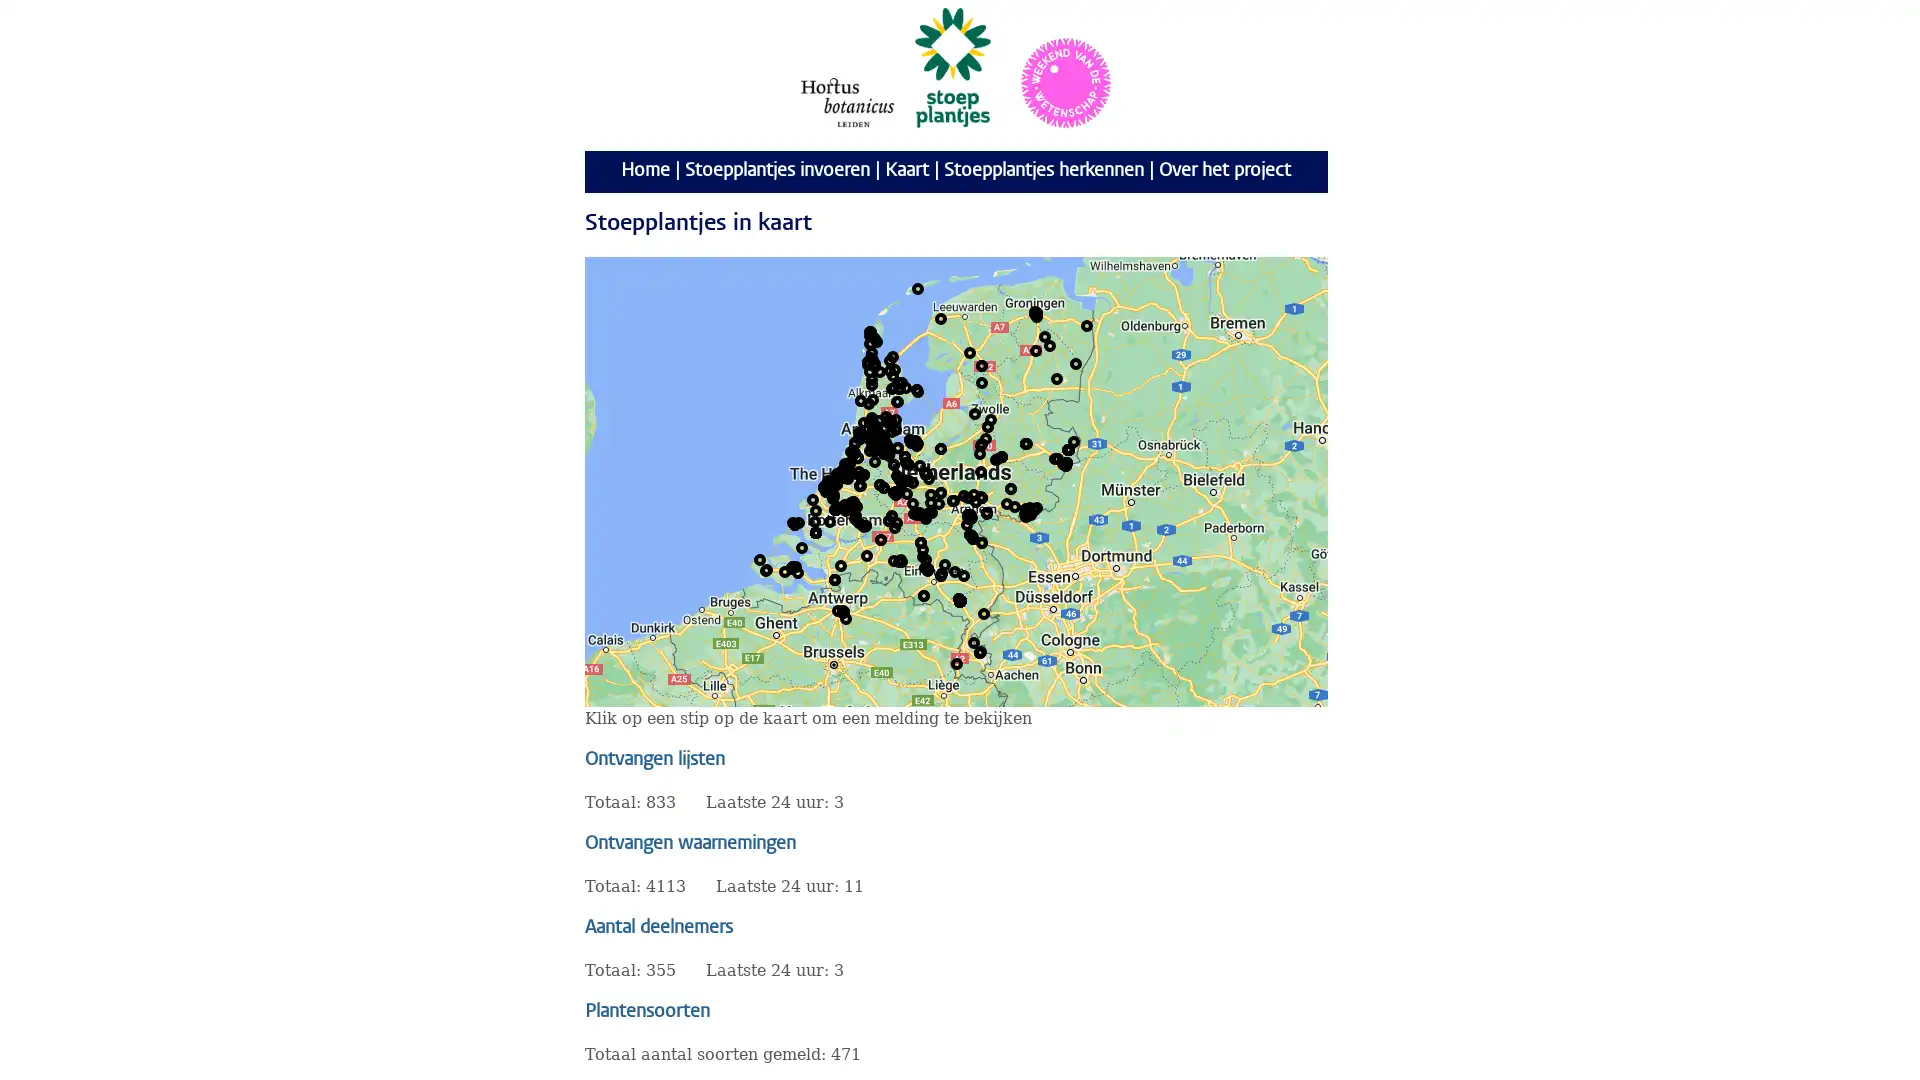 The image size is (1920, 1080). I want to click on Telling van op 13 juni 2022, so click(868, 437).